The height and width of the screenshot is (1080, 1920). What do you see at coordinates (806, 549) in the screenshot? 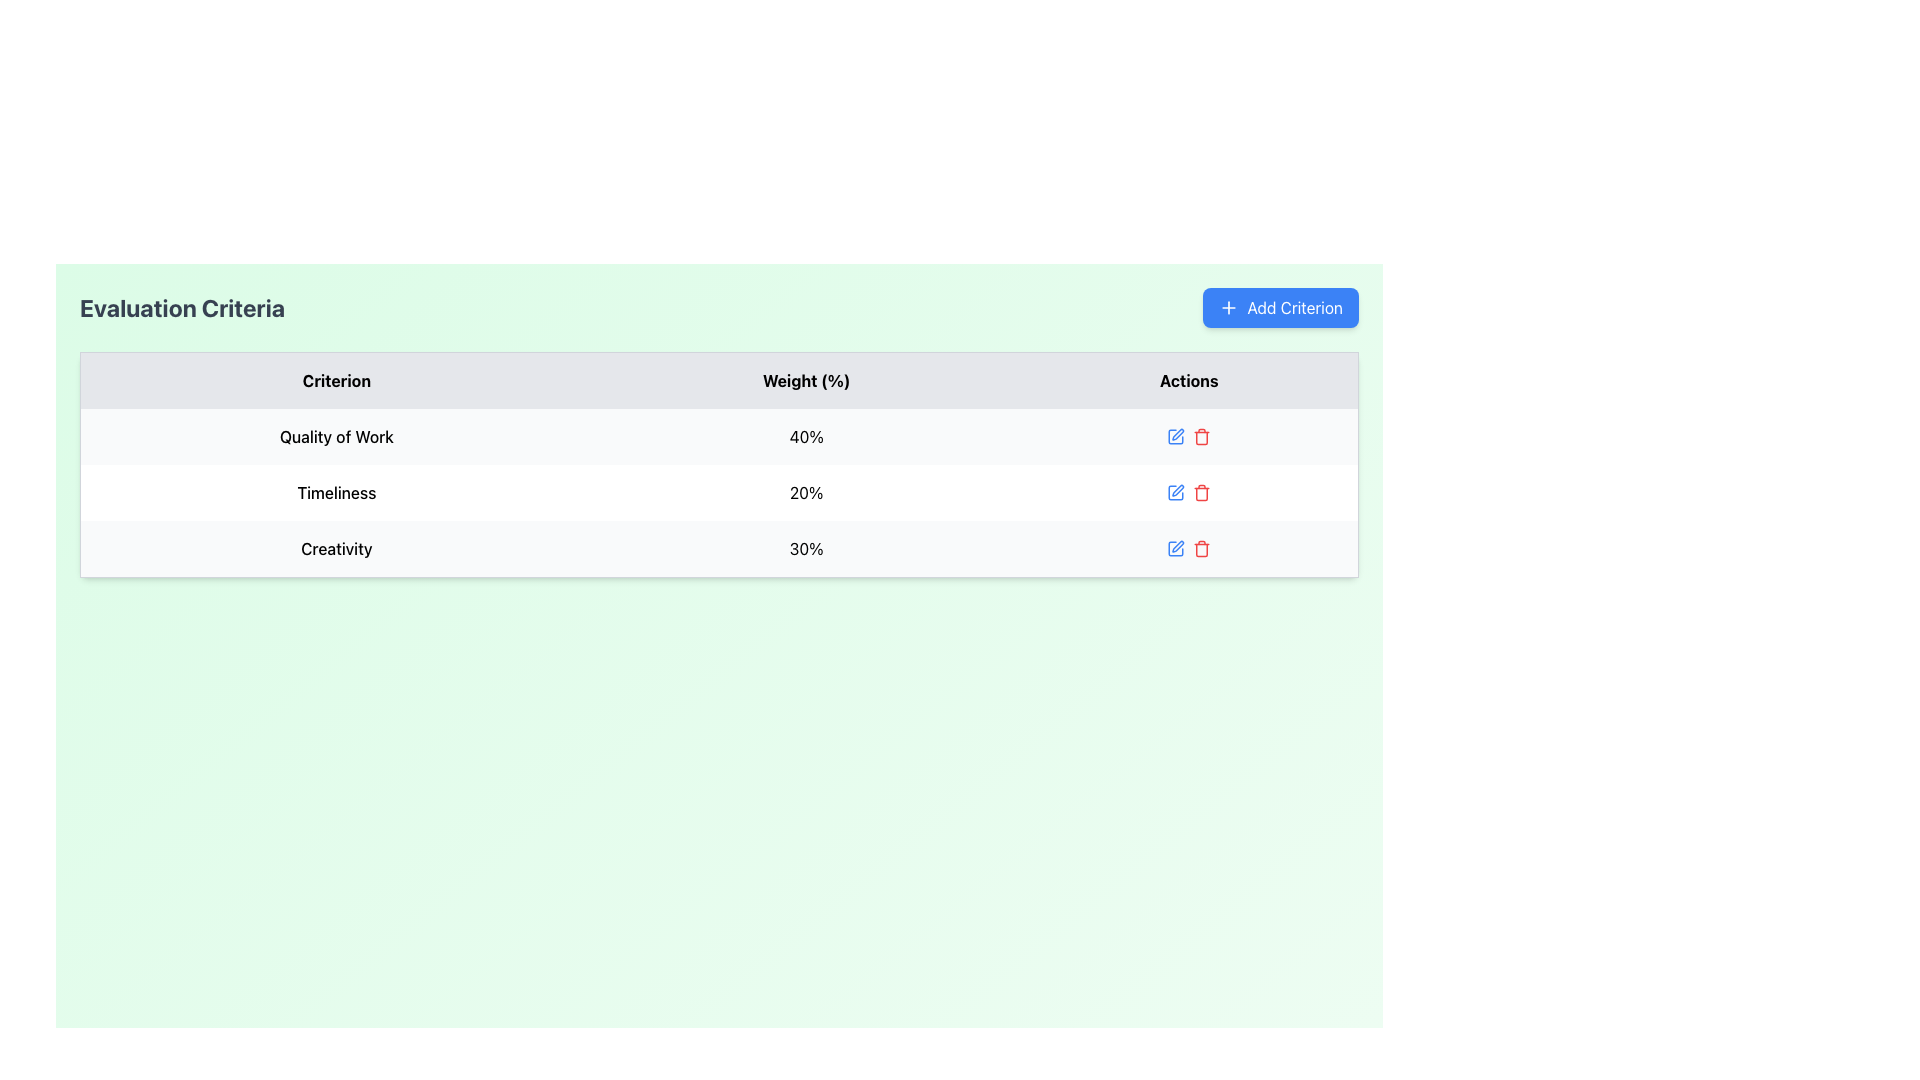
I see `the text label displaying '30%' in bold within the 'Weight (%)' column of the 'Creativity' row in the table` at bounding box center [806, 549].